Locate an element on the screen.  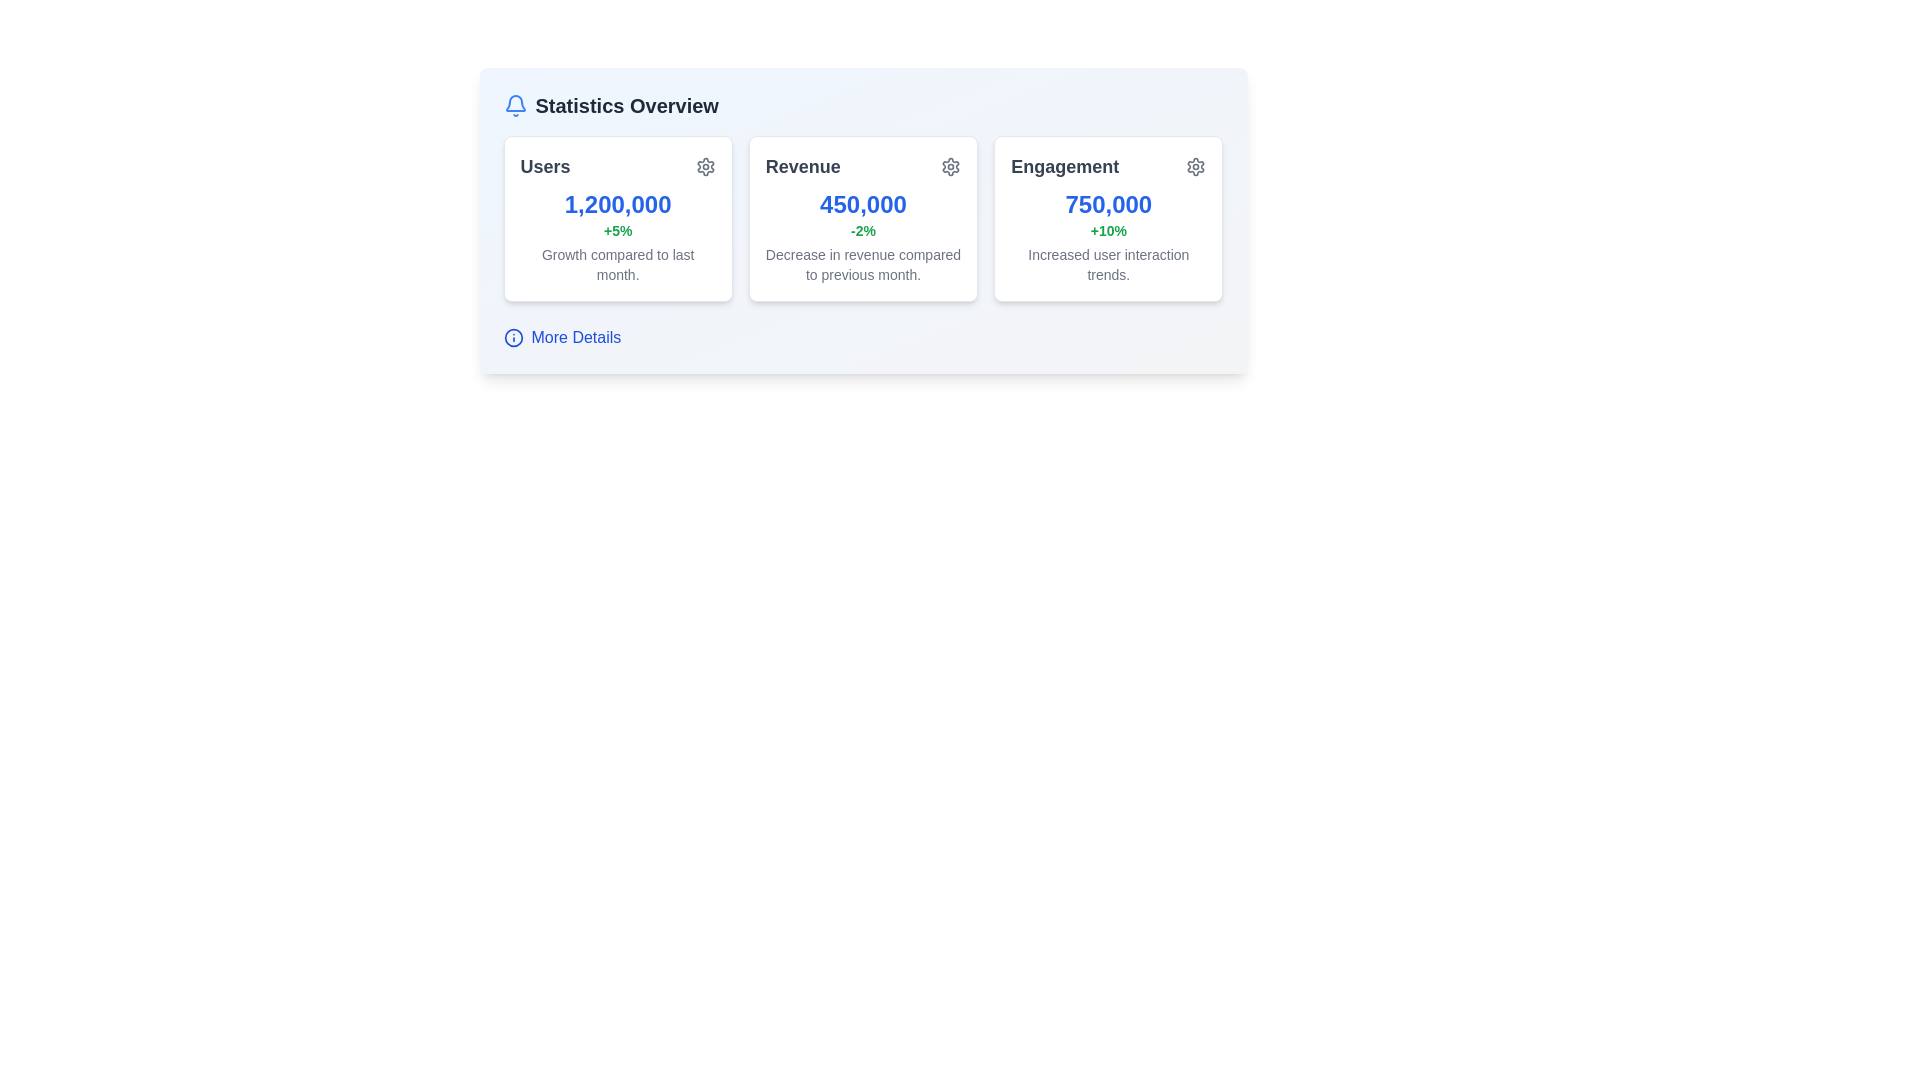
the bold text label 'Engagement' in the Statistics Overview section, located at the top of the third card from the left is located at coordinates (1064, 165).